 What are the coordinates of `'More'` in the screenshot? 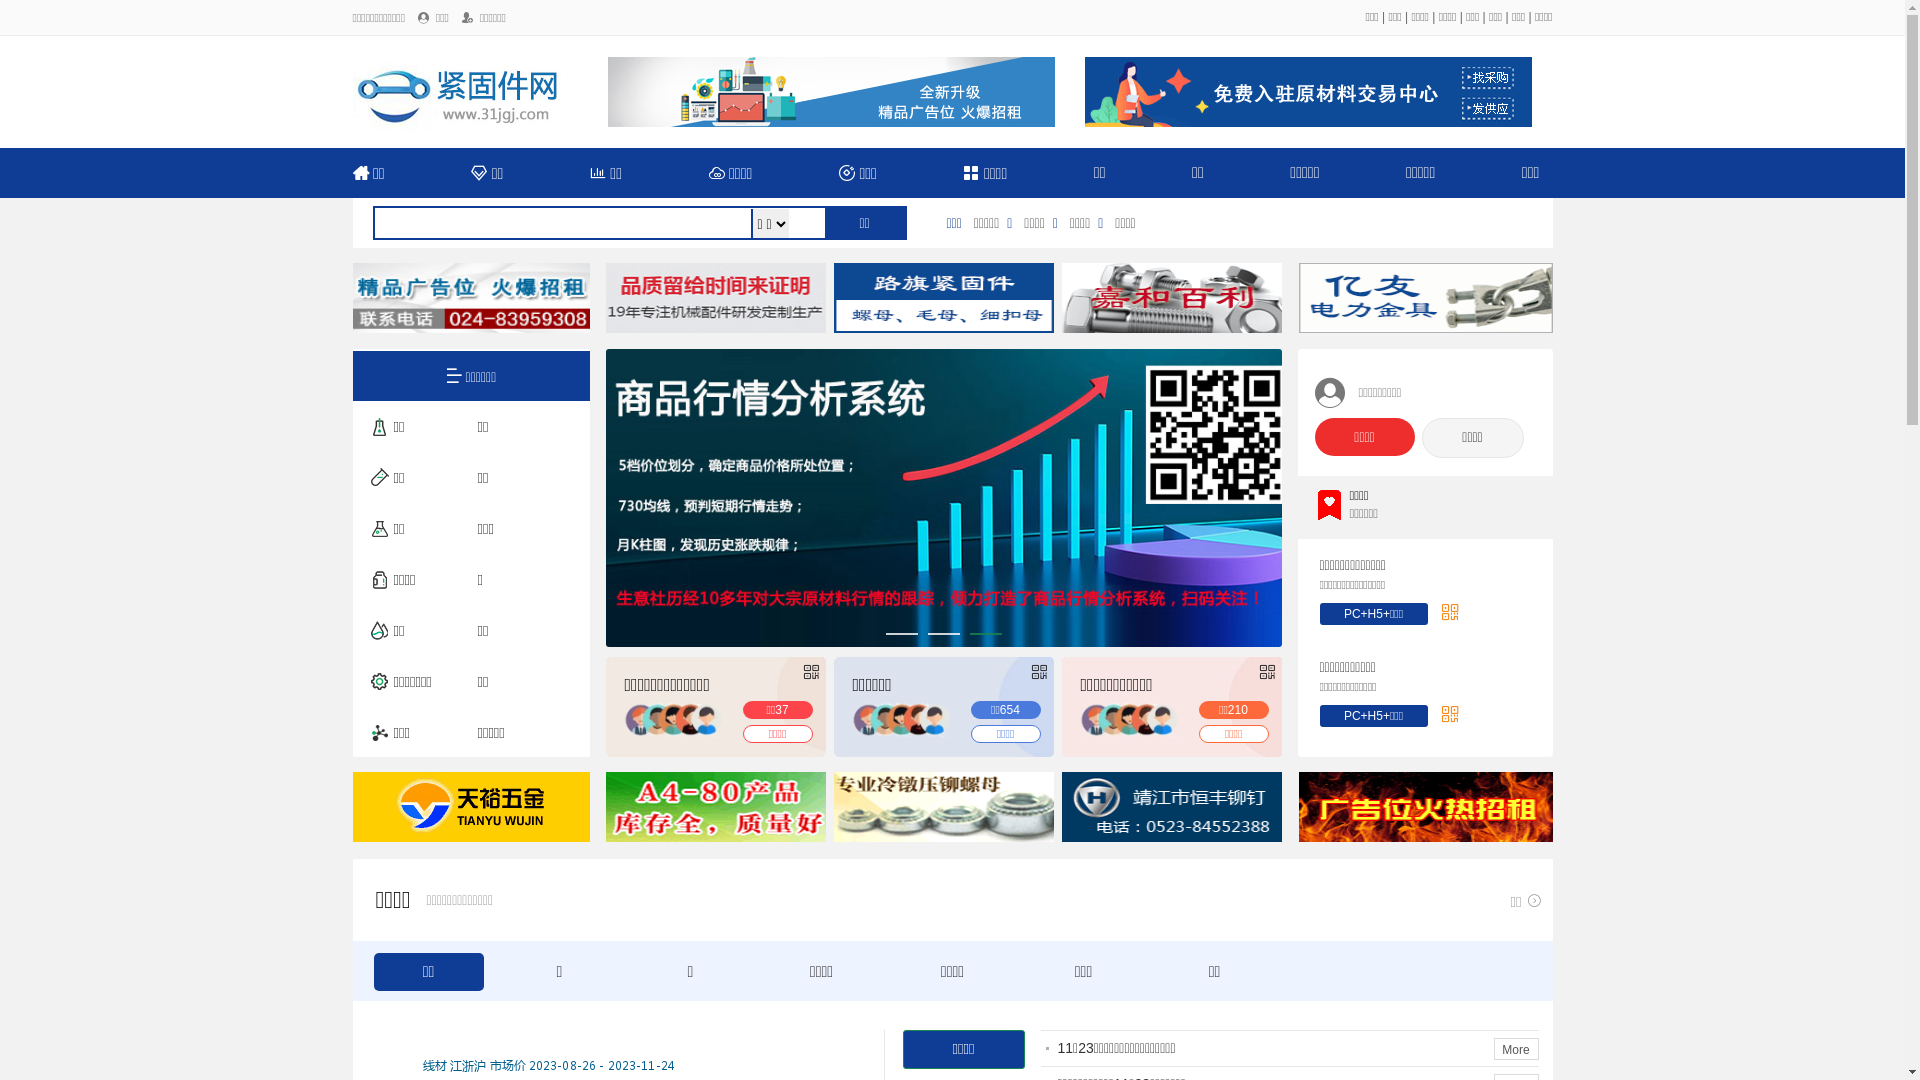 It's located at (1516, 1048).